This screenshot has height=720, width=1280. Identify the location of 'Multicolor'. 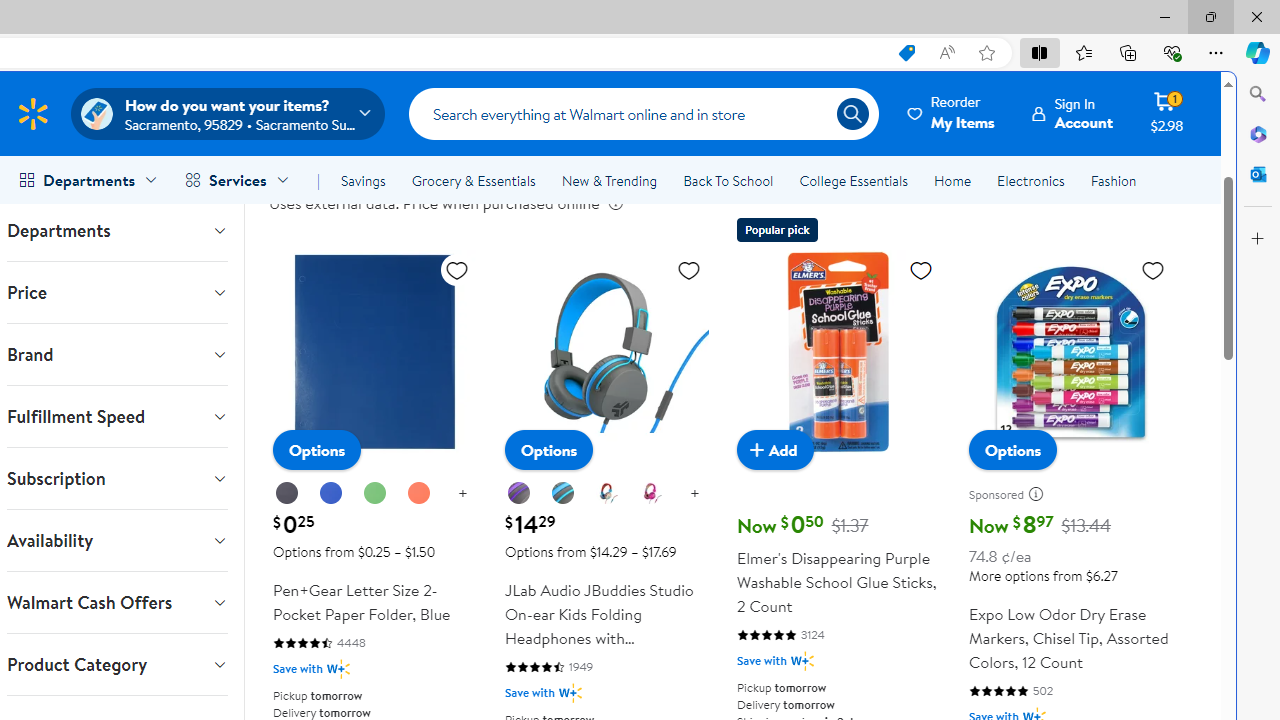
(606, 494).